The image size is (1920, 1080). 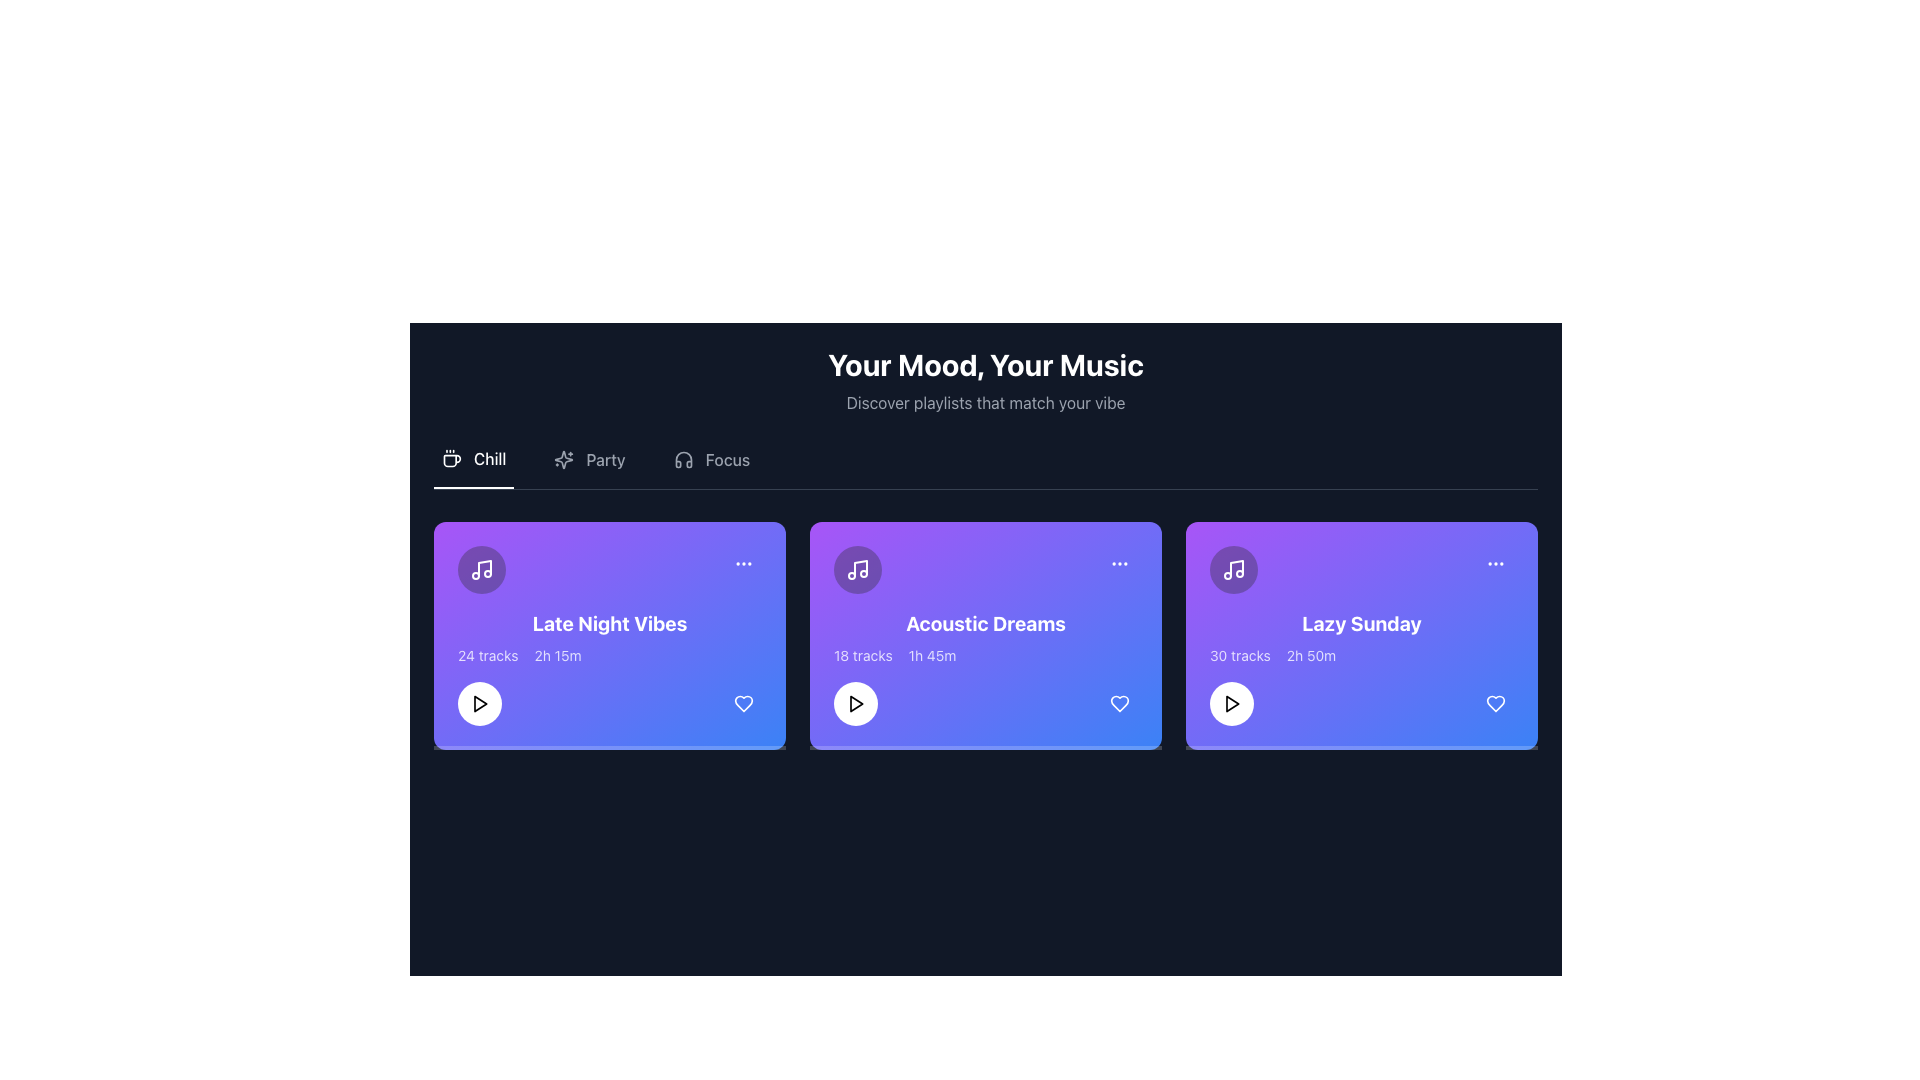 What do you see at coordinates (743, 563) in the screenshot?
I see `the icon button (ellipsis) located at the top-right area of the 'Late Night Vibes' card` at bounding box center [743, 563].